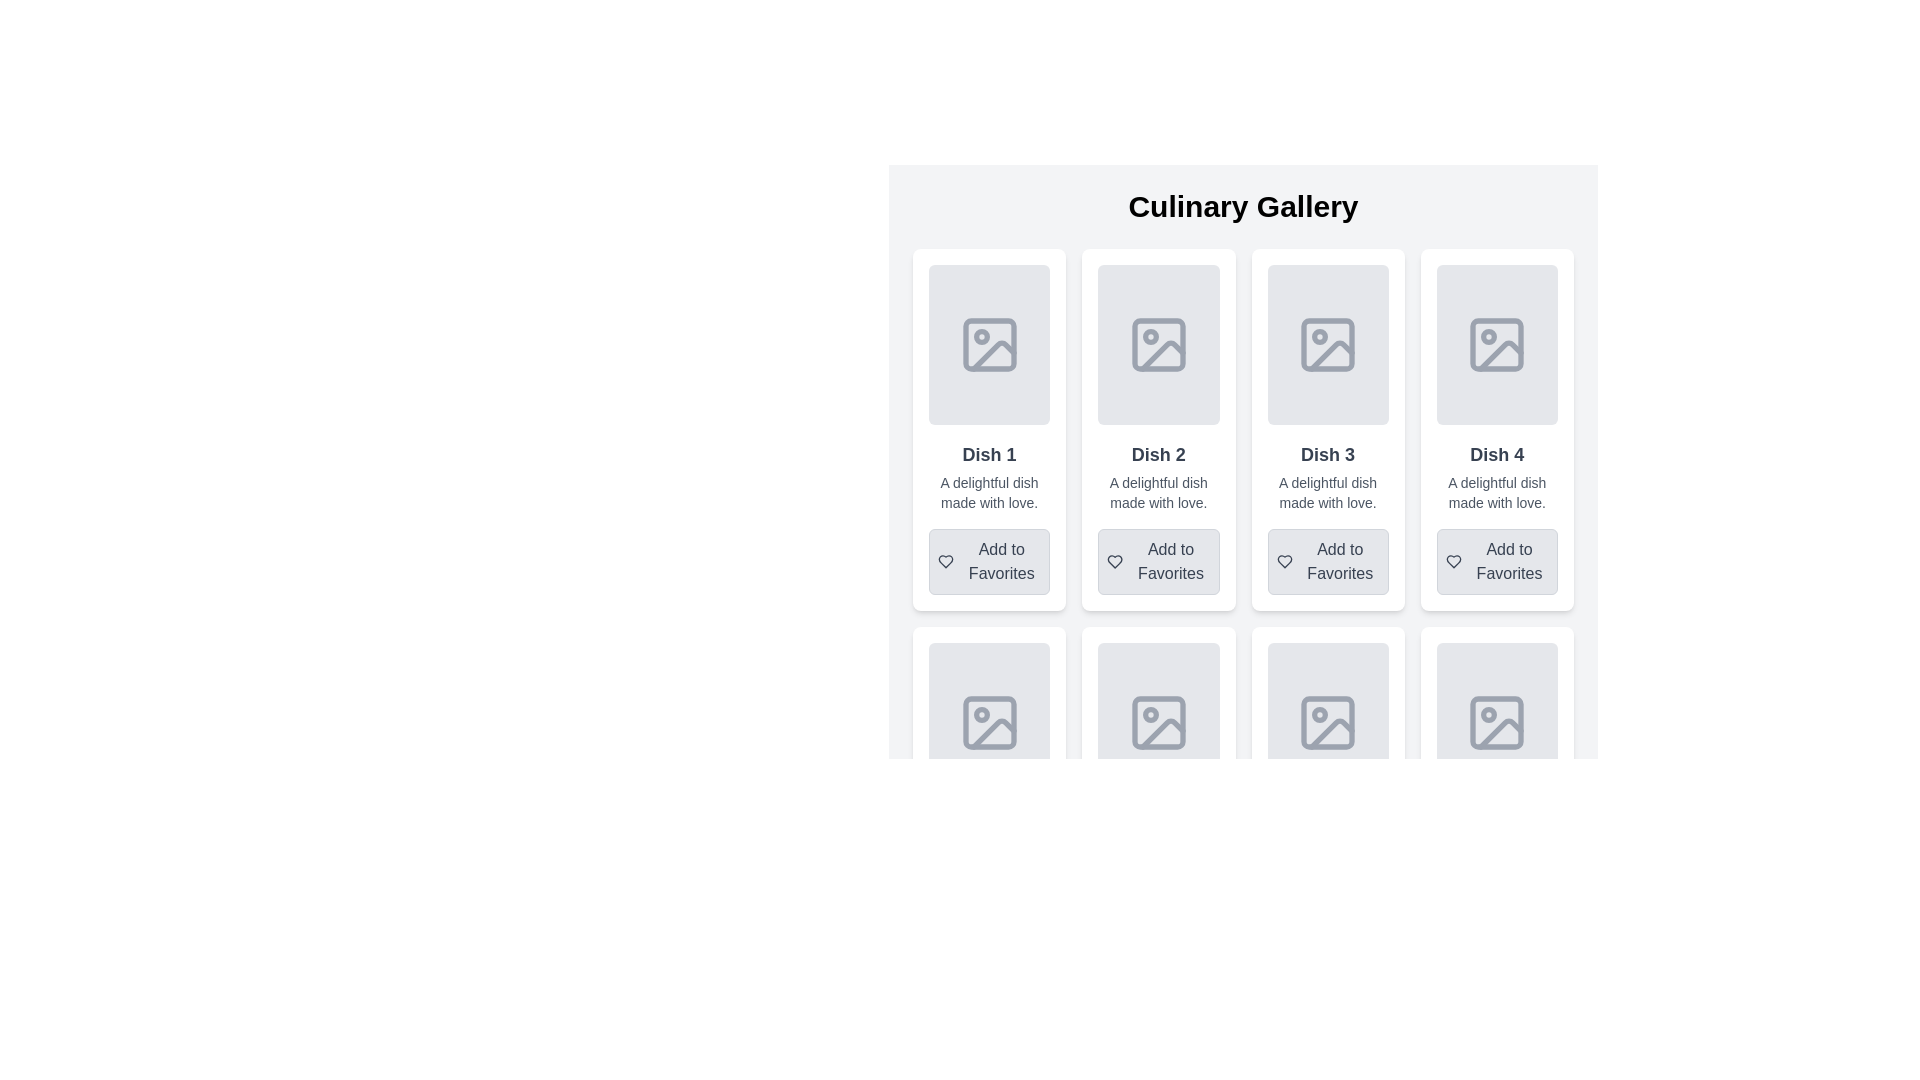 Image resolution: width=1920 pixels, height=1080 pixels. Describe the element at coordinates (1158, 455) in the screenshot. I see `the text label that serves as the title of the dish card located in the second card of the top row in the culinary gallery grid` at that location.